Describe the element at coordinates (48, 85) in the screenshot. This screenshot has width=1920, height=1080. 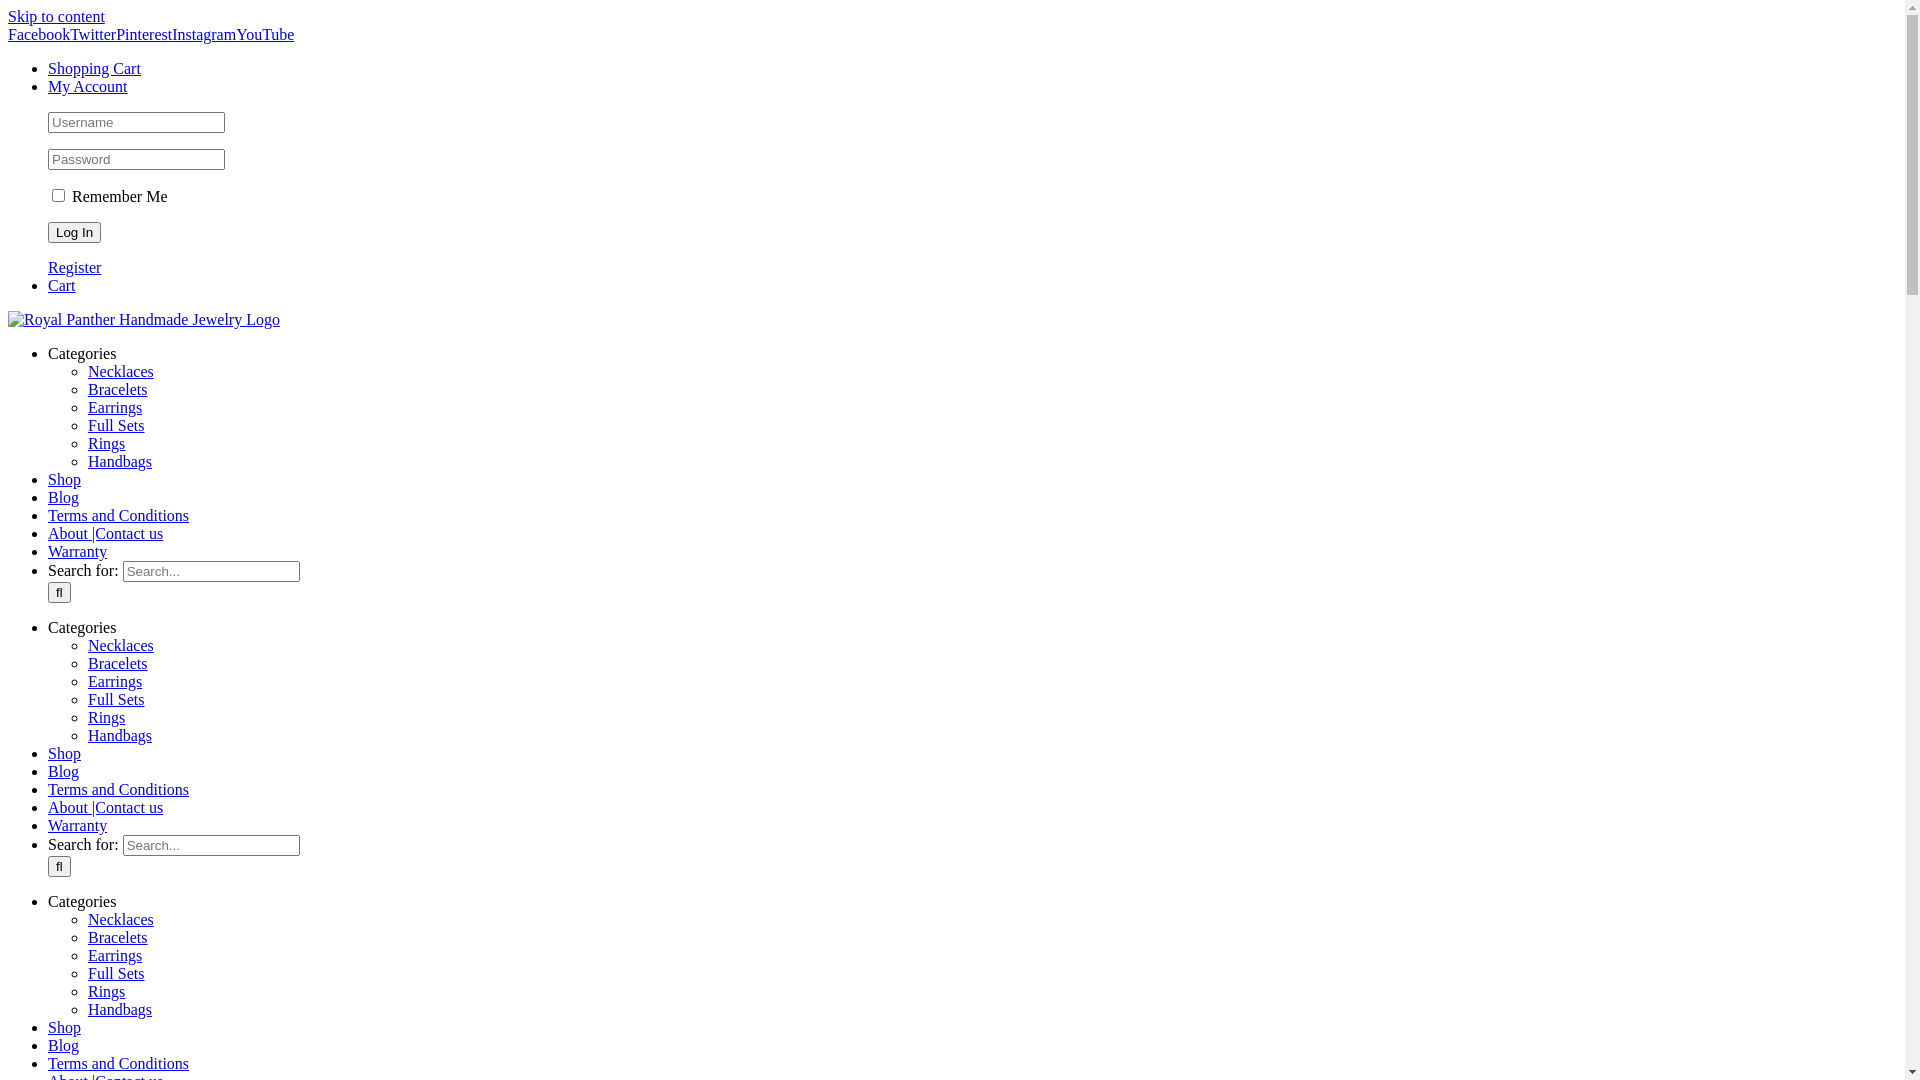
I see `'My Account'` at that location.